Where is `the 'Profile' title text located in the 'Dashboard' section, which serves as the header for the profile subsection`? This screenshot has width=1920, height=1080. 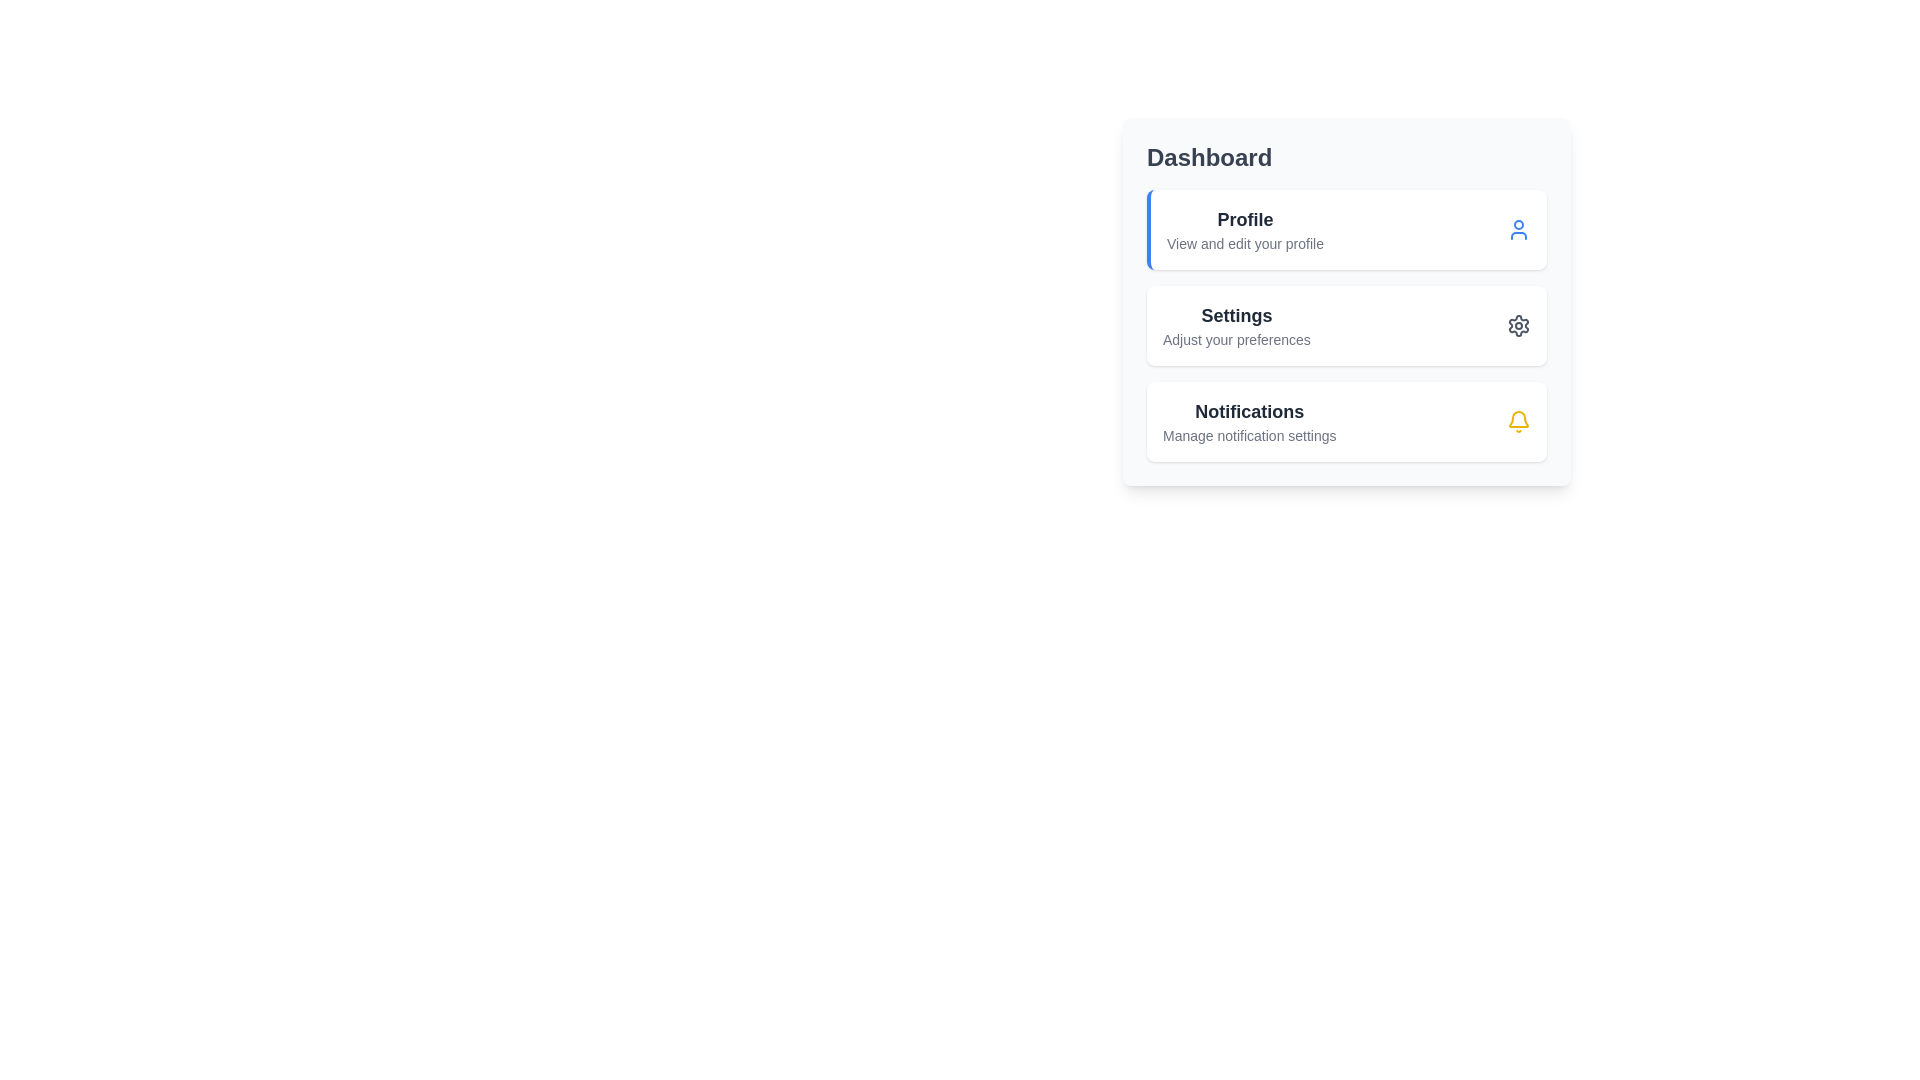 the 'Profile' title text located in the 'Dashboard' section, which serves as the header for the profile subsection is located at coordinates (1244, 219).